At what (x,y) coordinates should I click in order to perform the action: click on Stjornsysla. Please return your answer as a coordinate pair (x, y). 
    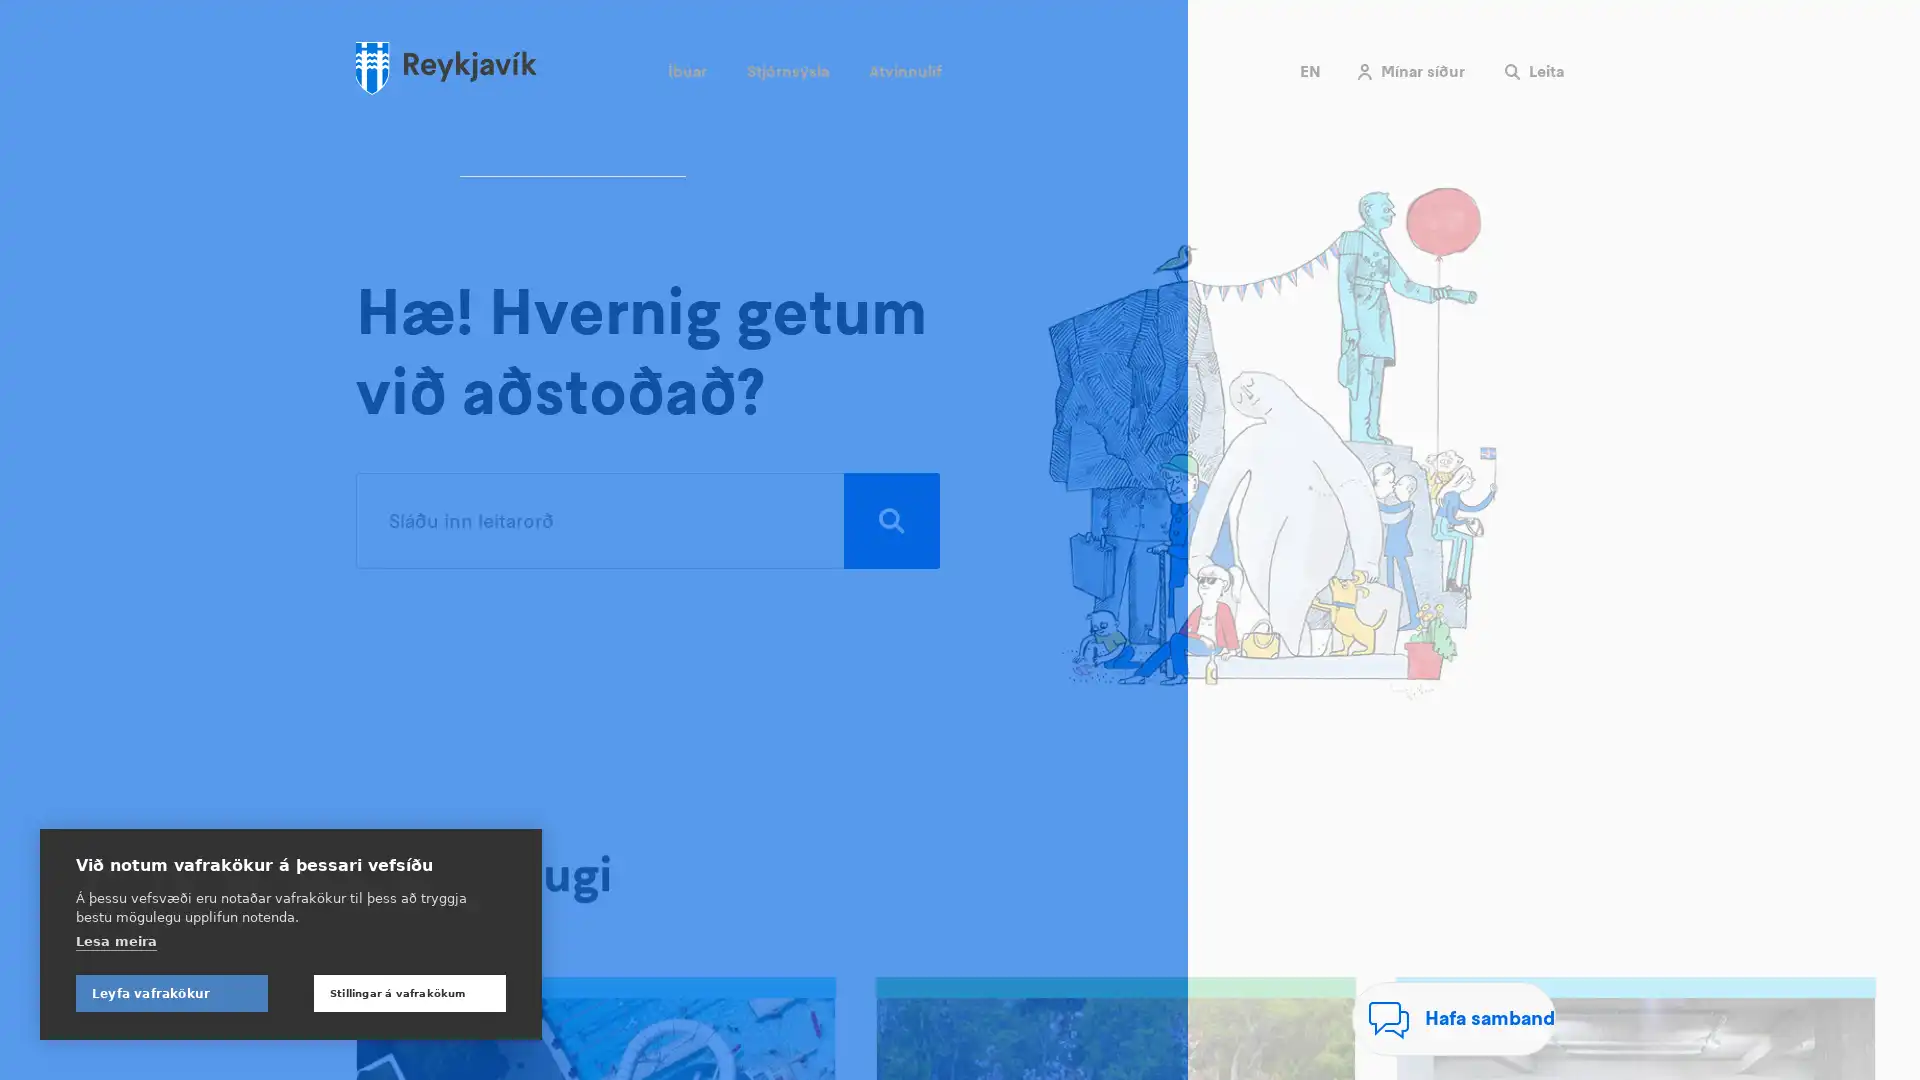
    Looking at the image, I should click on (786, 67).